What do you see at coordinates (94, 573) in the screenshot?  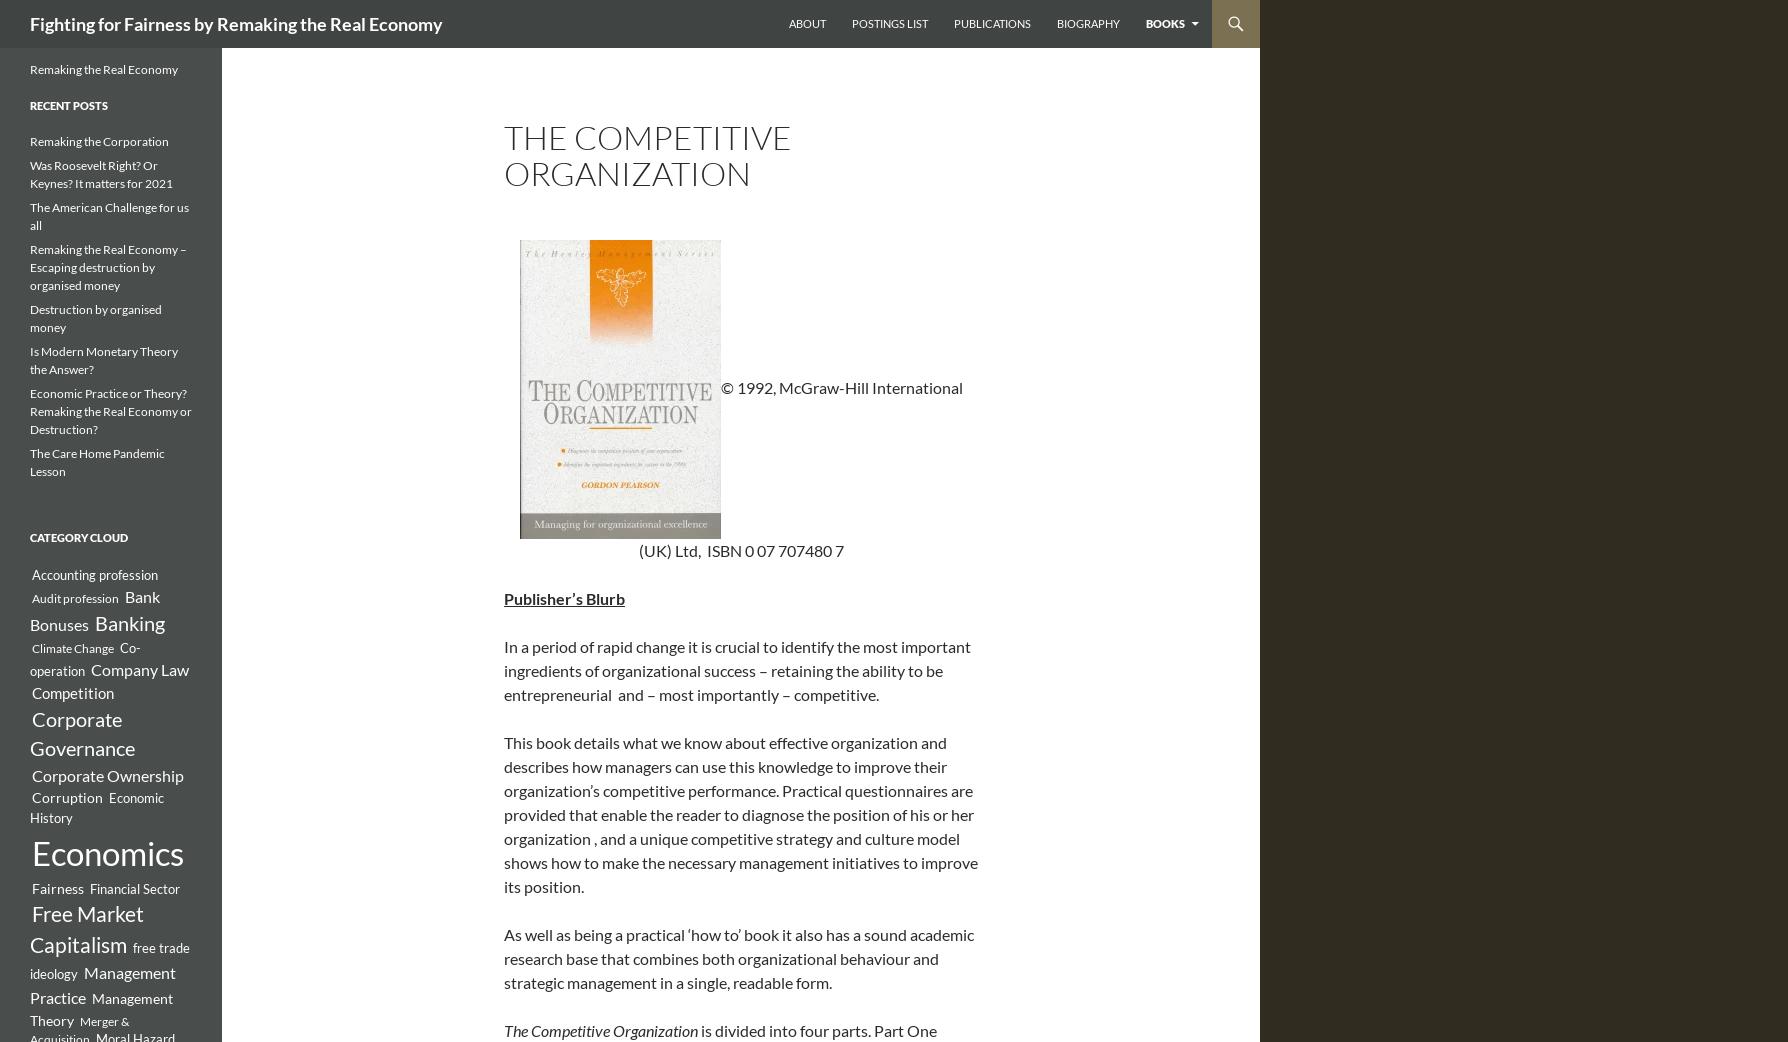 I see `'Accounting profession'` at bounding box center [94, 573].